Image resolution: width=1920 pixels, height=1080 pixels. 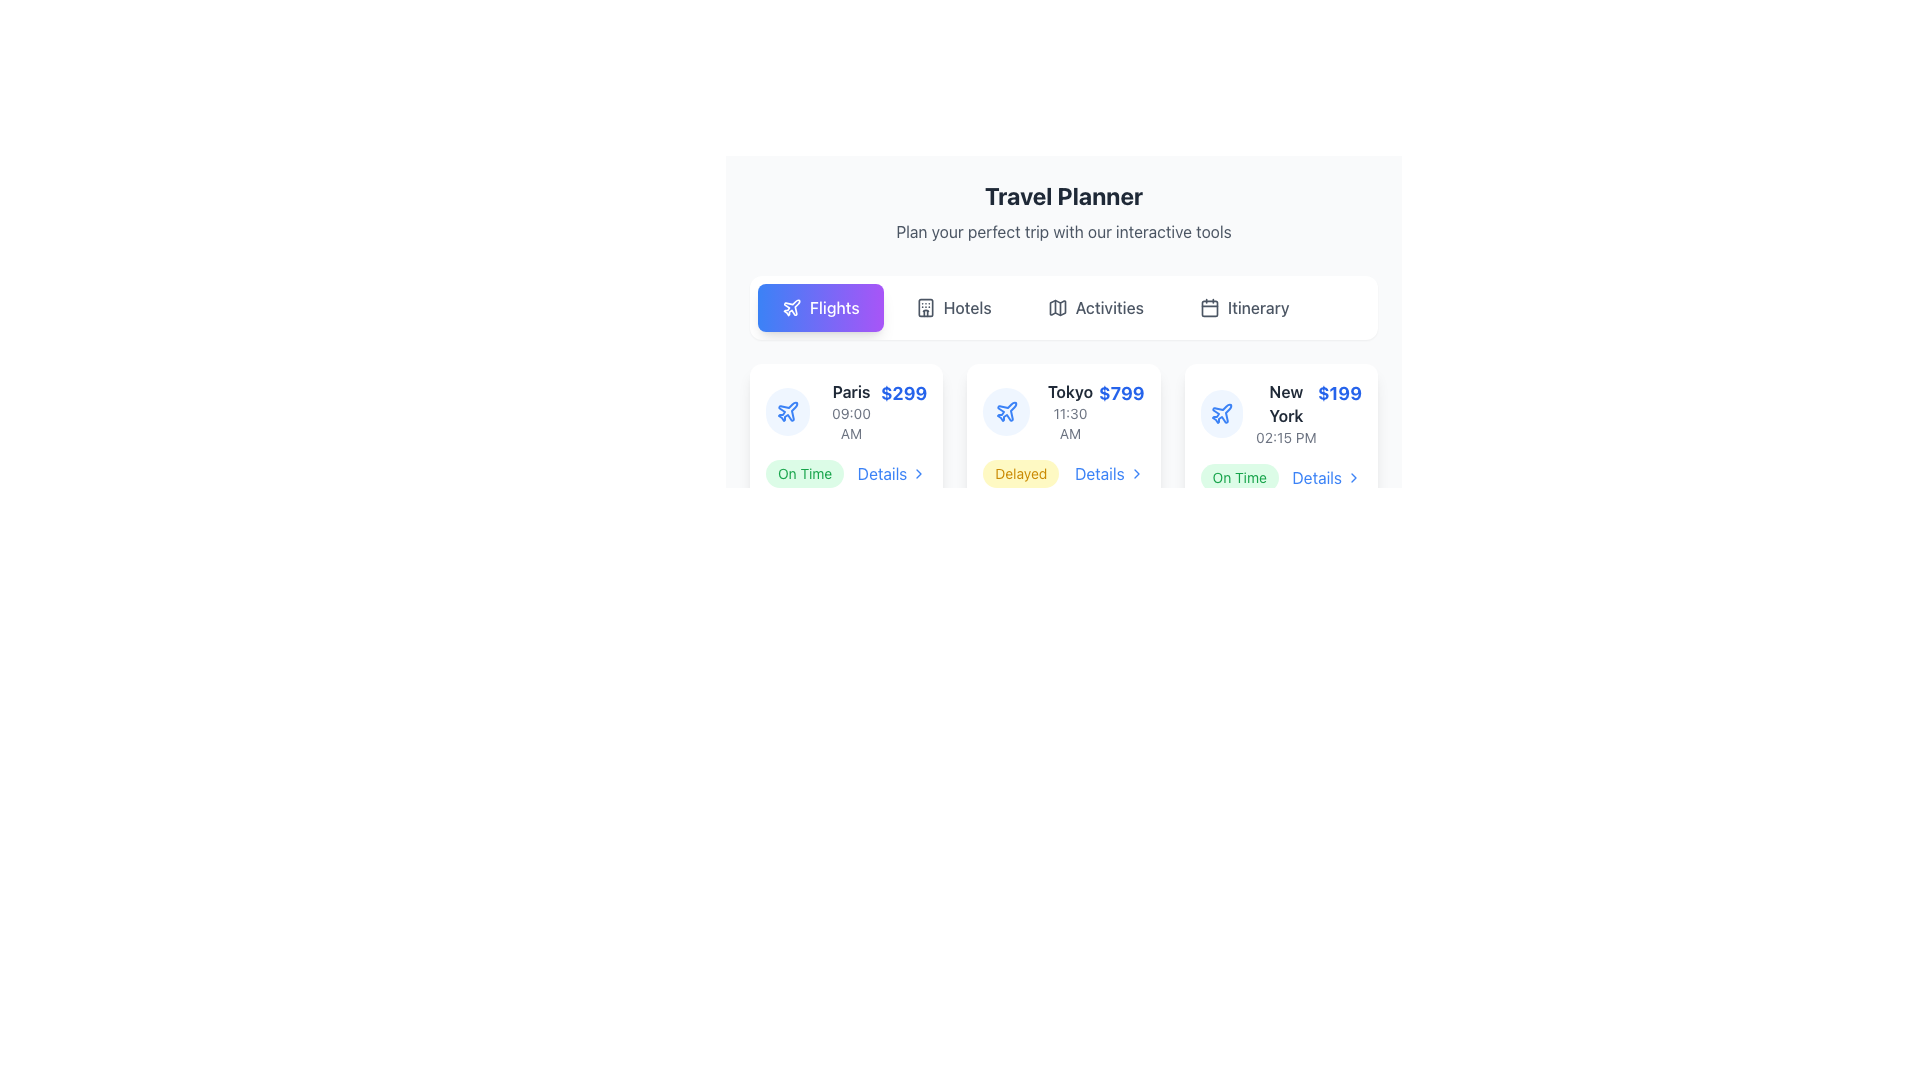 I want to click on the blue airplane icon located above the flight information text within its card, uniquely identified by its distinct side perspective and thin blue stroke, so click(x=786, y=410).